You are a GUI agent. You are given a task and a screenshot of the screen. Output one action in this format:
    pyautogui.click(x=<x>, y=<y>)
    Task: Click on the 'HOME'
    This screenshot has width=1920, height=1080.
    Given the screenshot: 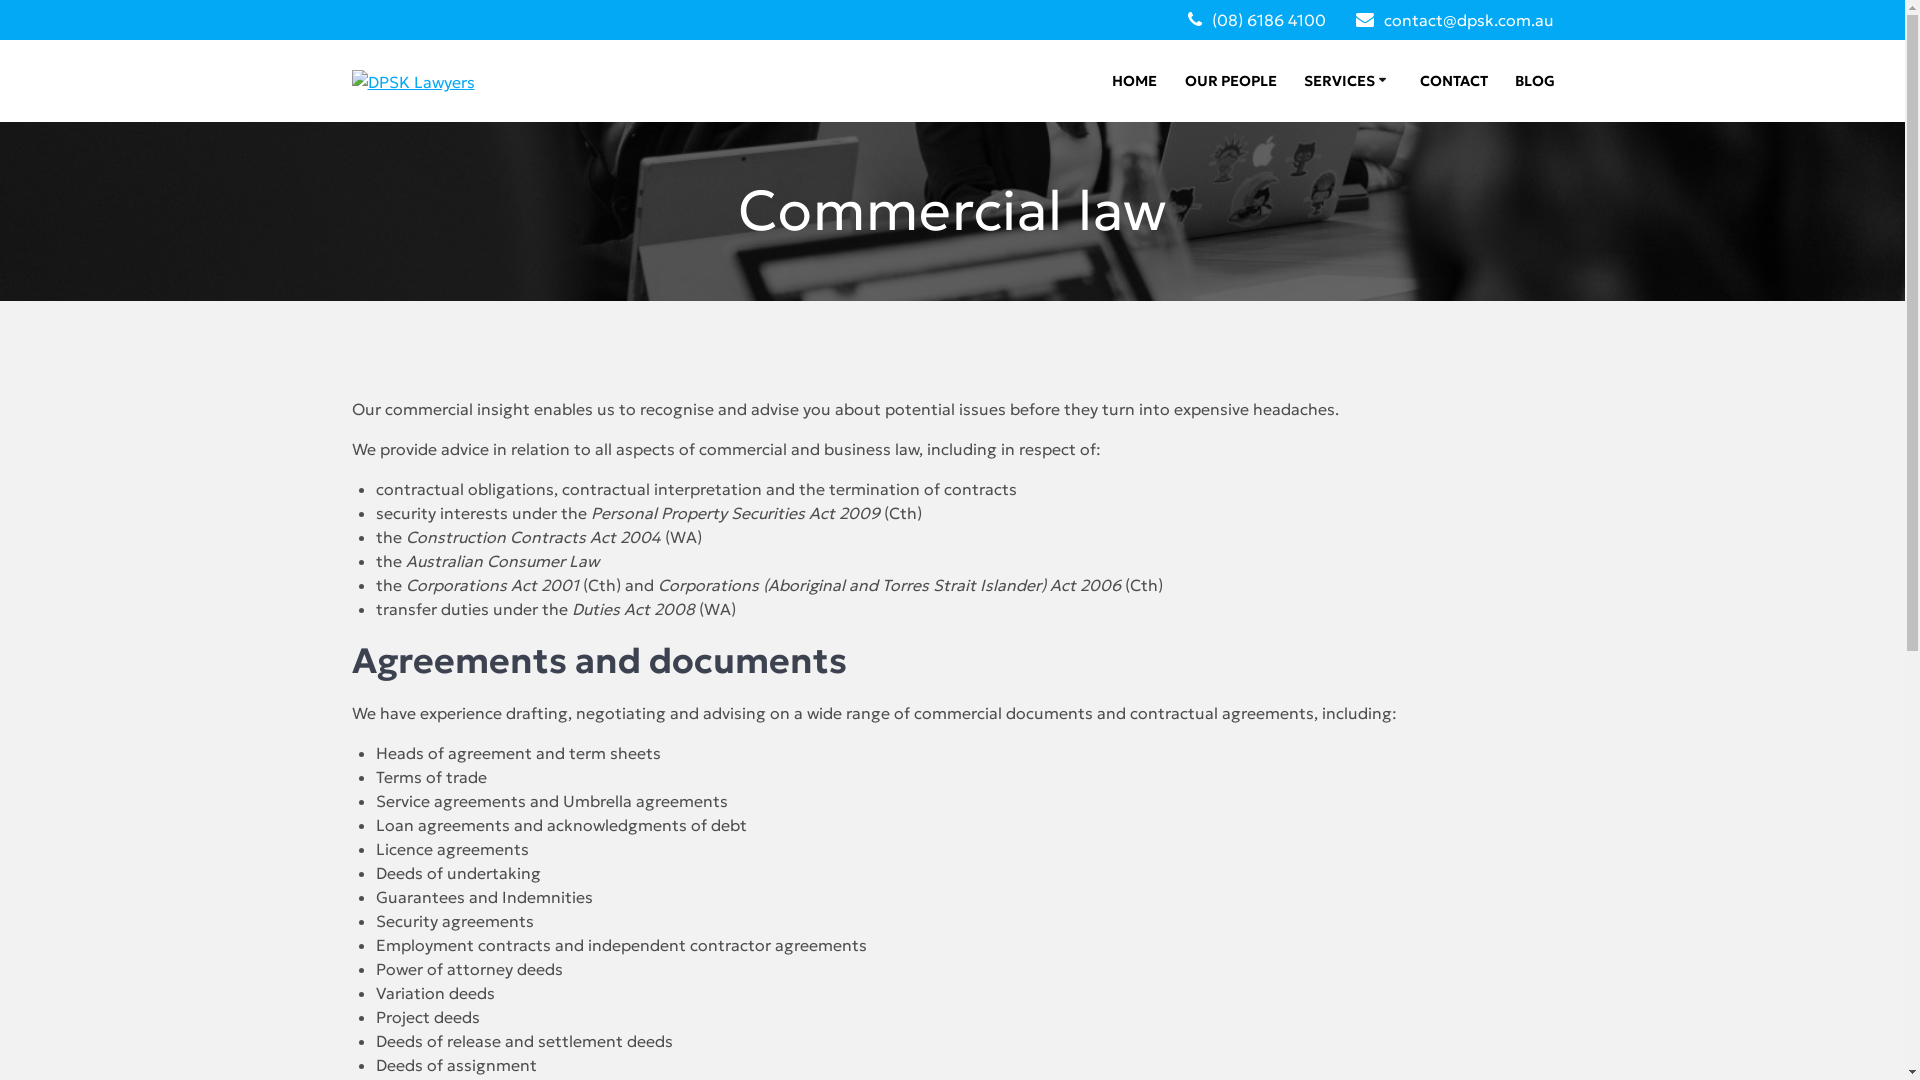 What is the action you would take?
    pyautogui.click(x=1134, y=80)
    